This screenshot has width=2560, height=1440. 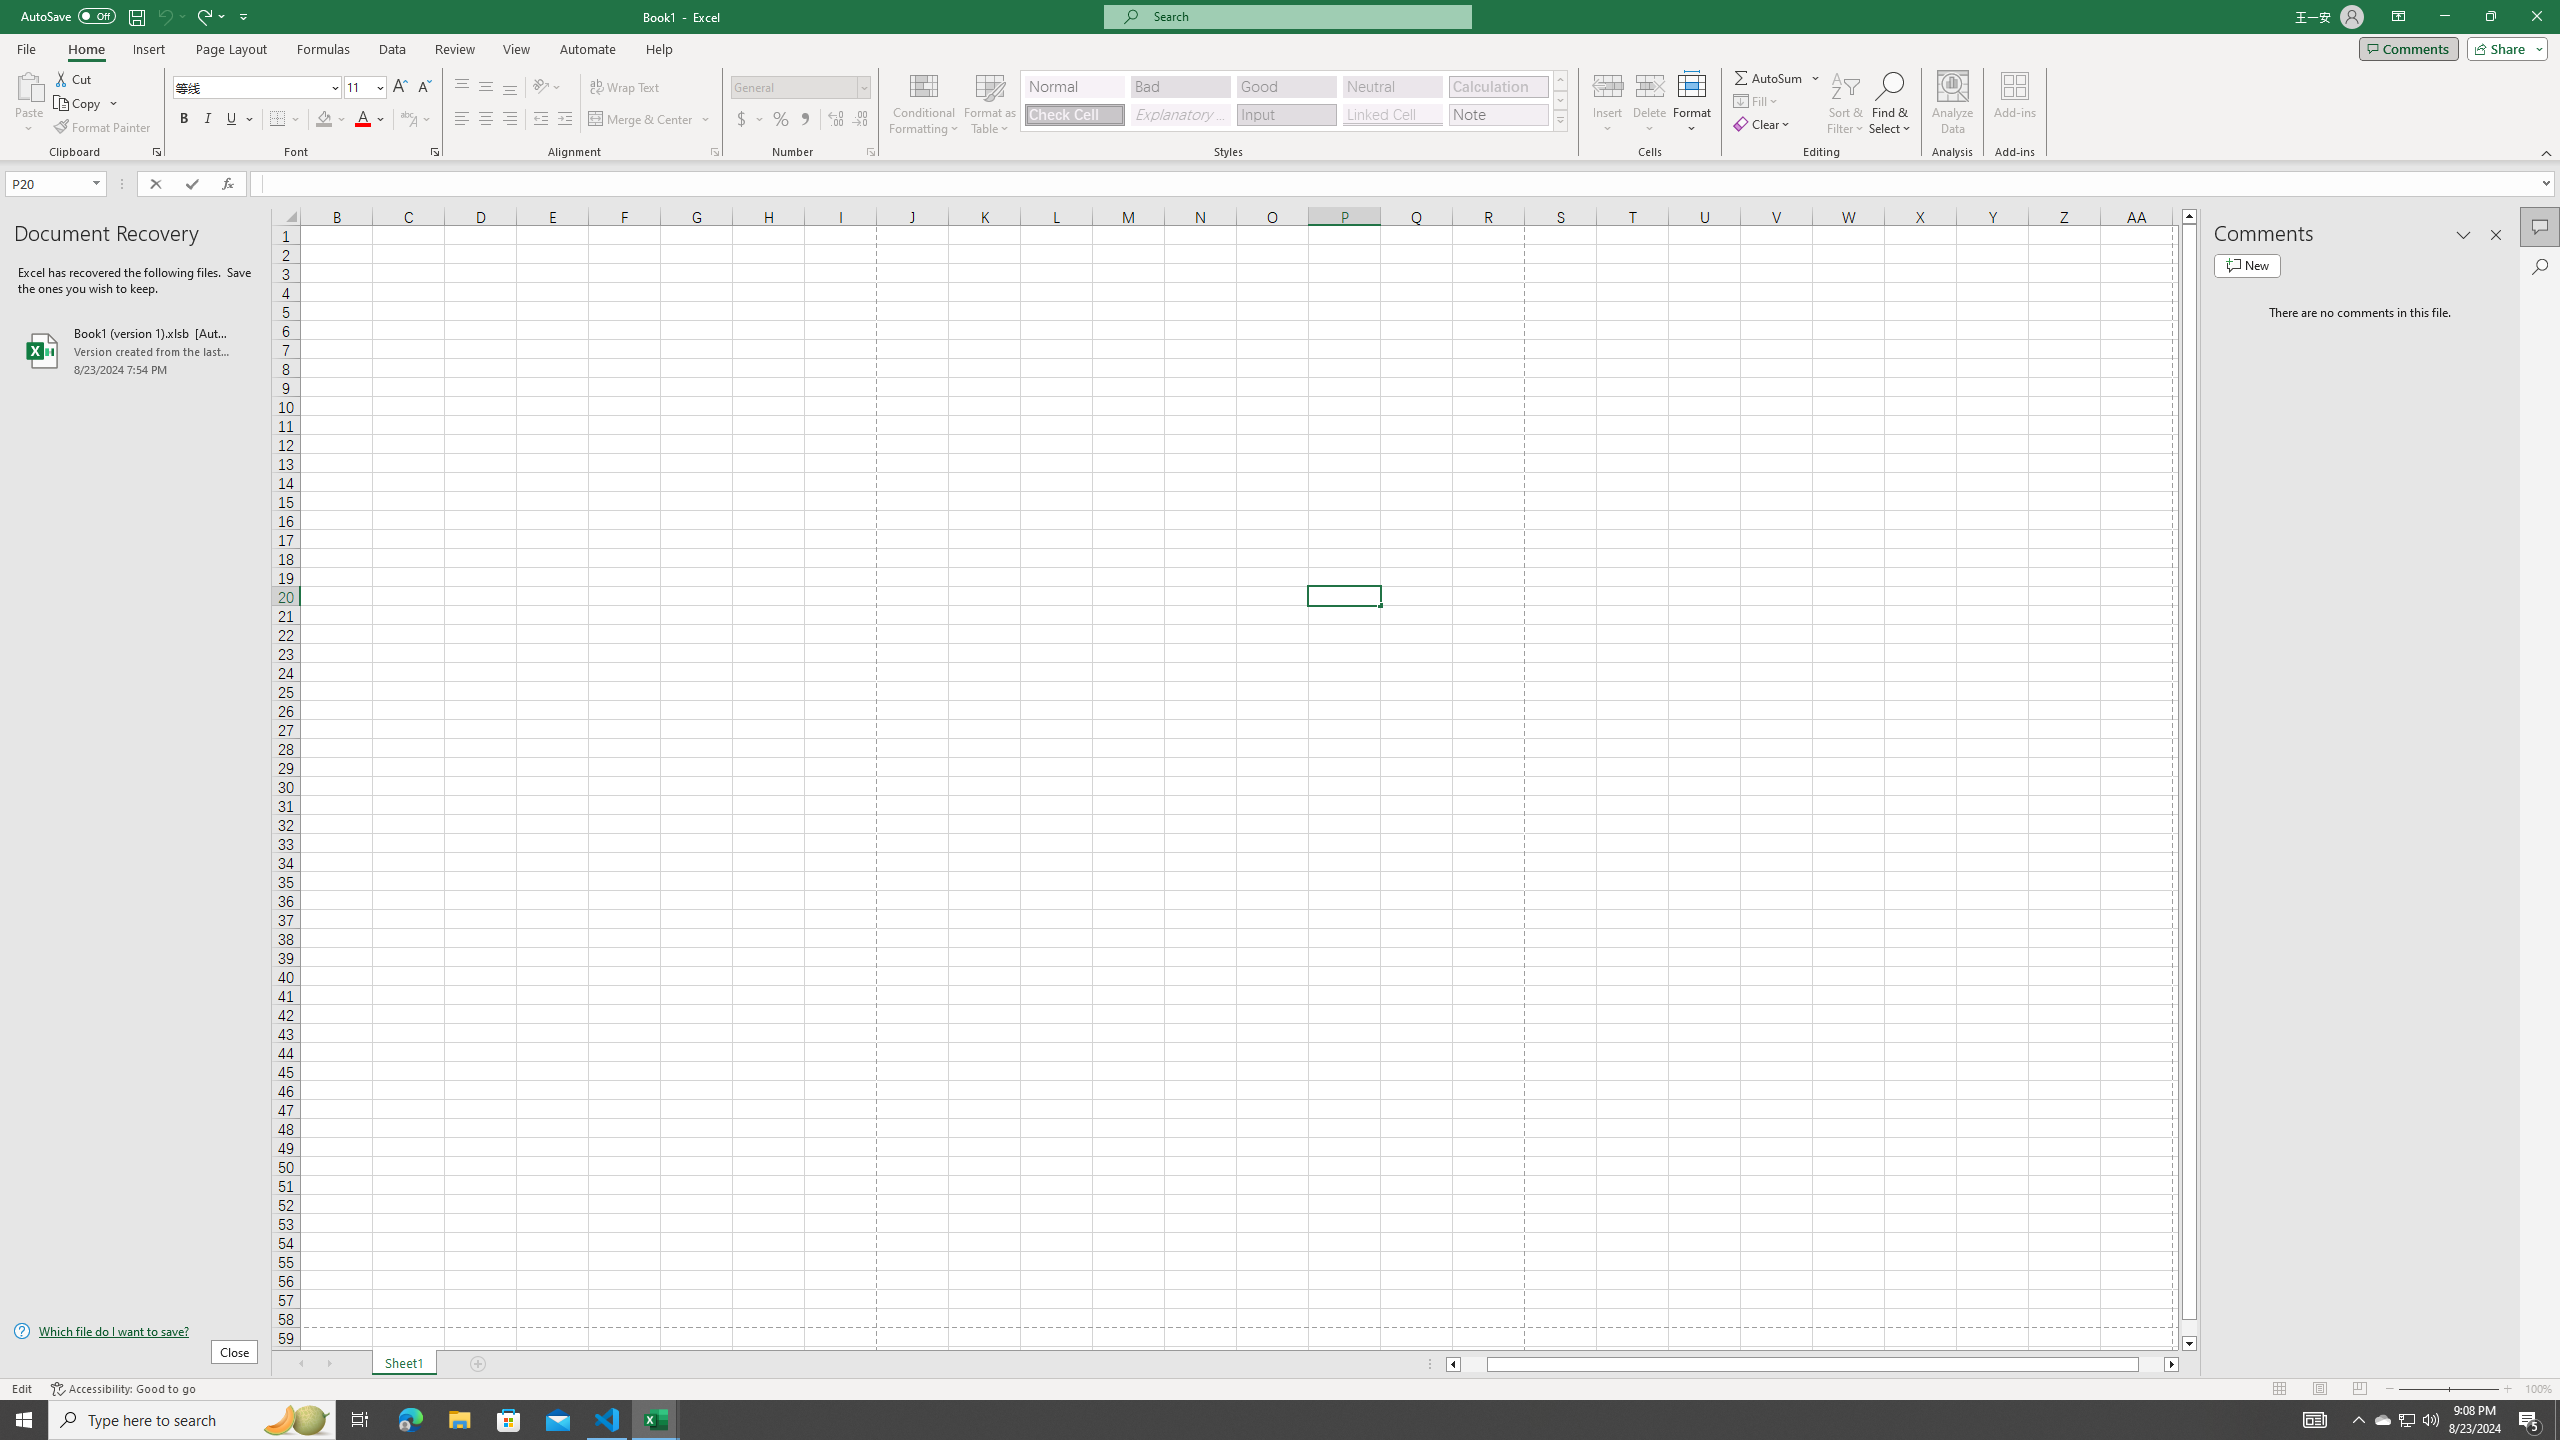 I want to click on 'Format Cell Font', so click(x=435, y=150).